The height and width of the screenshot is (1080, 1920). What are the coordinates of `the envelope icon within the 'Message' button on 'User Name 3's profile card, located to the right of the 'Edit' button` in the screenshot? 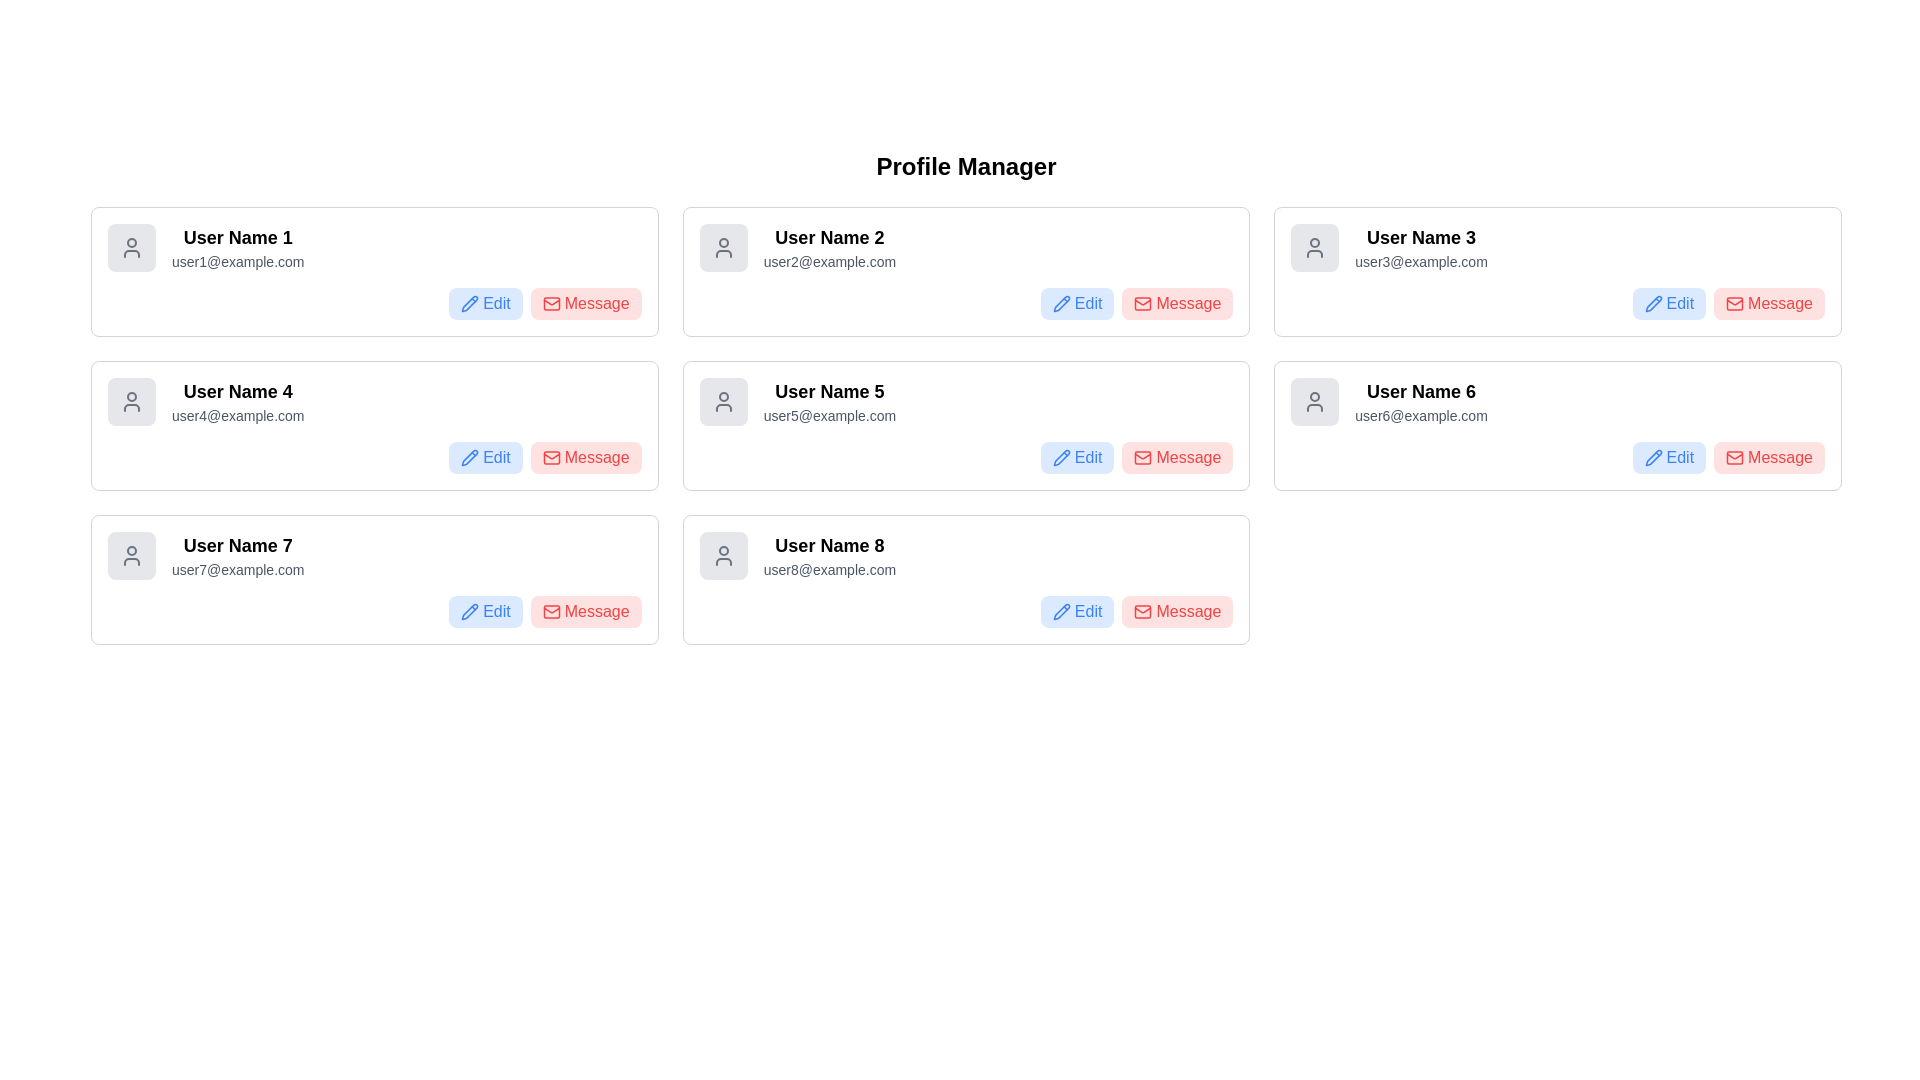 It's located at (1734, 304).